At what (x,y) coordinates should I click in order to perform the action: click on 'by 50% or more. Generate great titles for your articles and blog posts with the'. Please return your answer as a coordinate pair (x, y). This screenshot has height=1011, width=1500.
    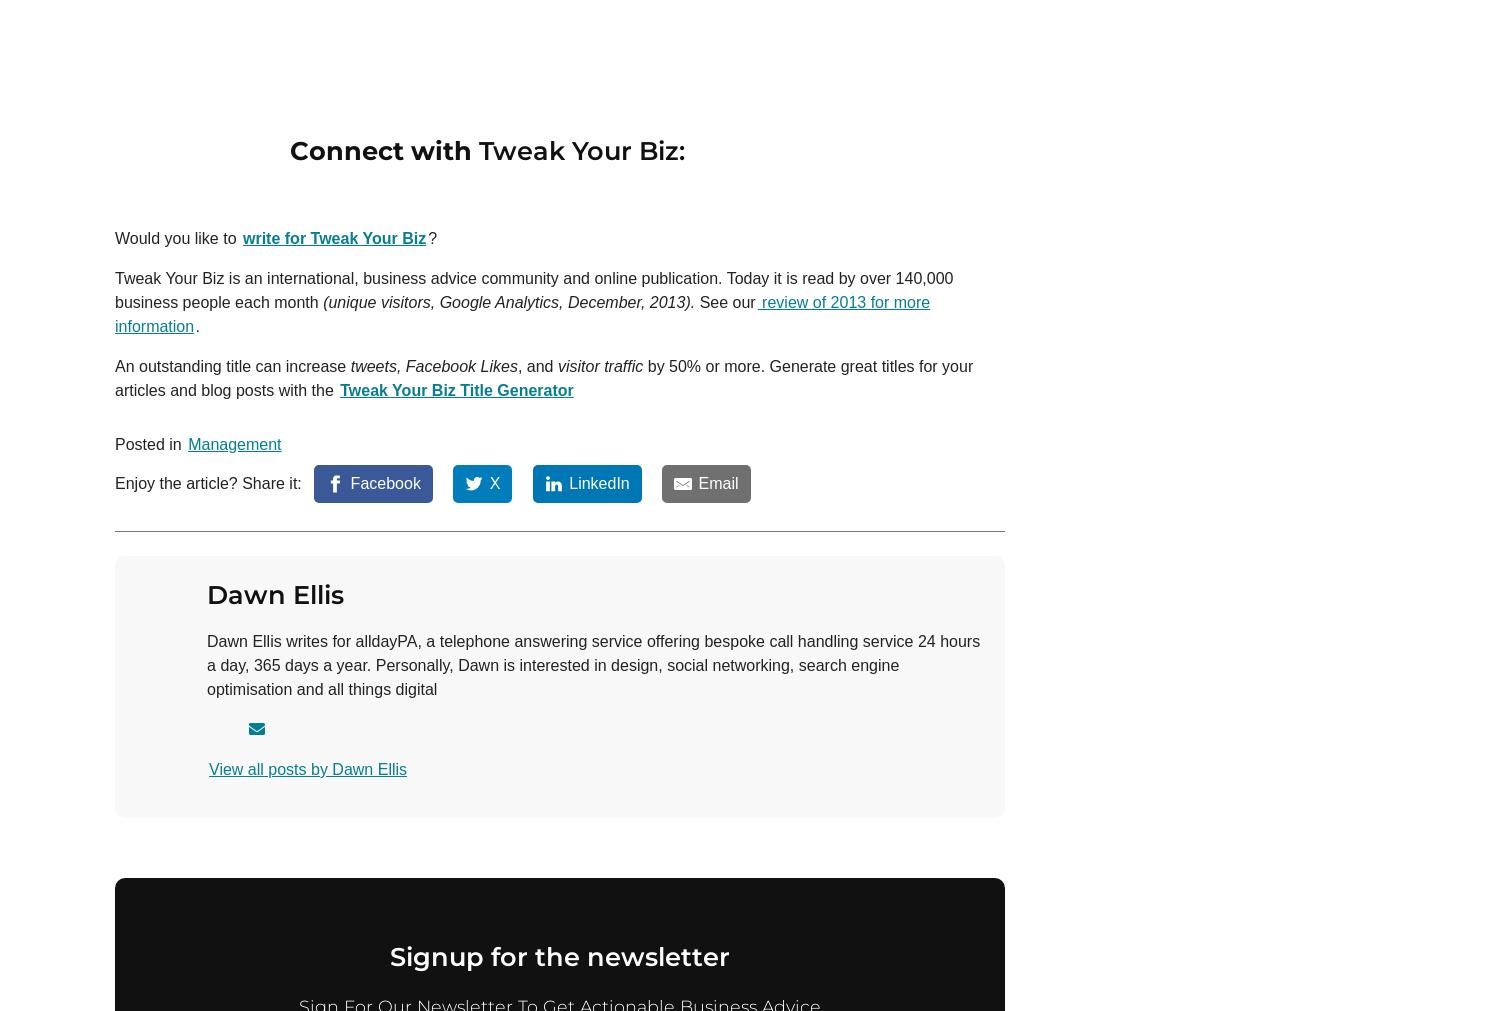
    Looking at the image, I should click on (114, 376).